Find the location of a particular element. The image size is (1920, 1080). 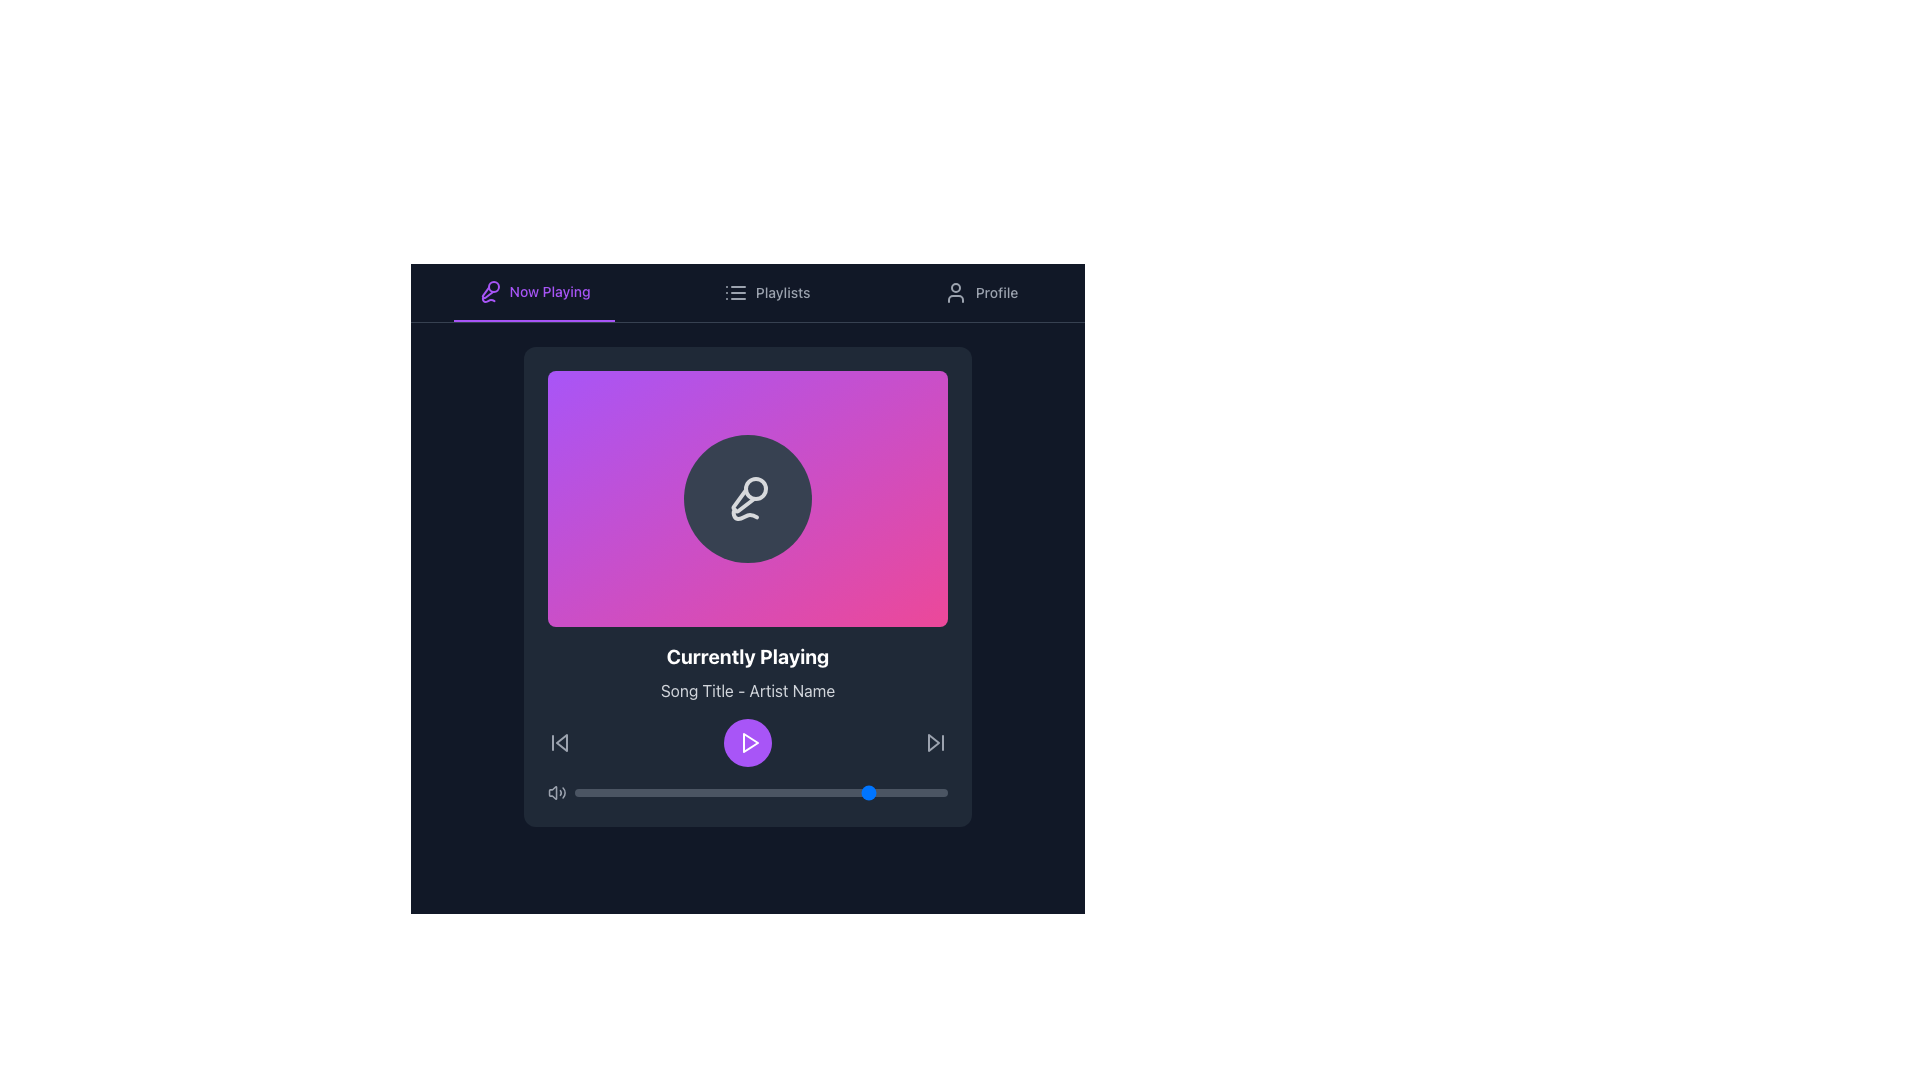

the left-pointing arrowhead icon located in the bottom left section of the playback control area to skip to the previous track is located at coordinates (560, 743).